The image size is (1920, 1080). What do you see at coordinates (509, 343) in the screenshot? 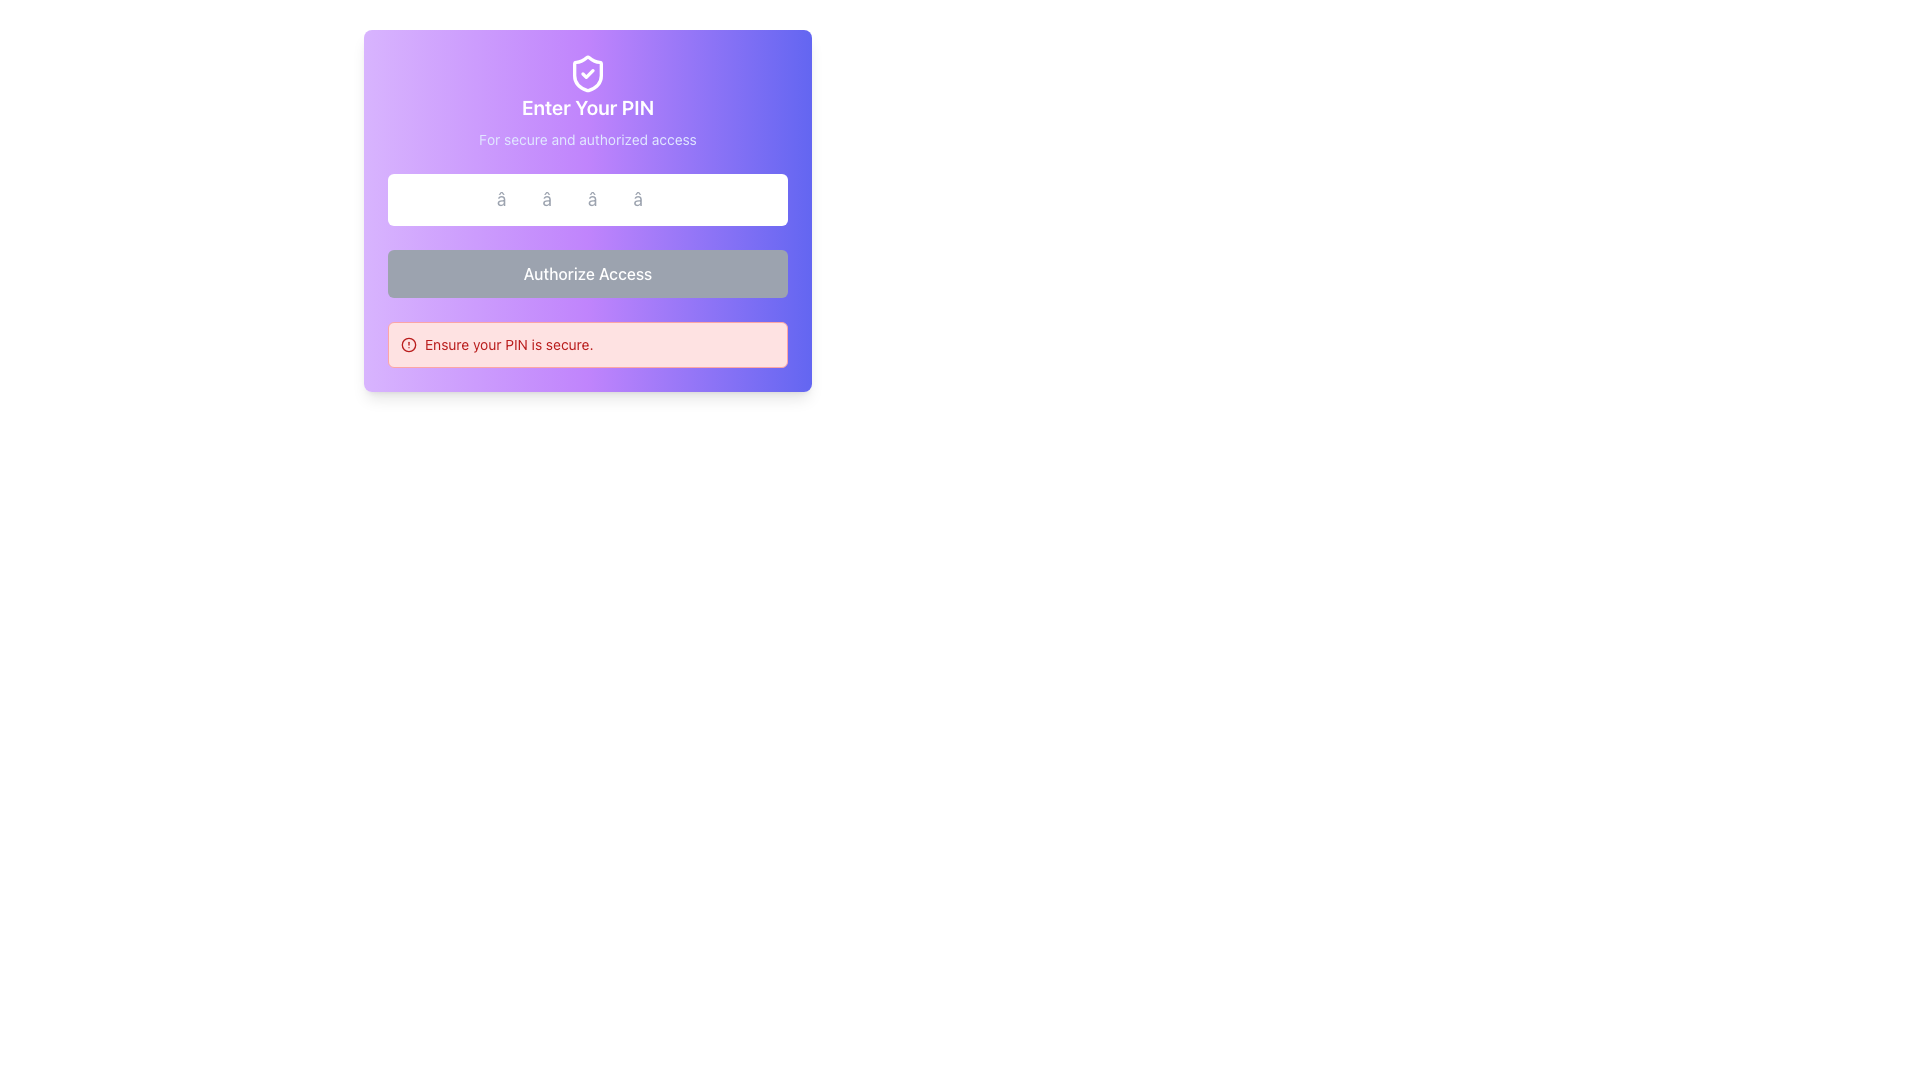
I see `message displayed in the text label that says 'Ensure your PIN is secure.' which is located within a notification area with a red border and light red background` at bounding box center [509, 343].